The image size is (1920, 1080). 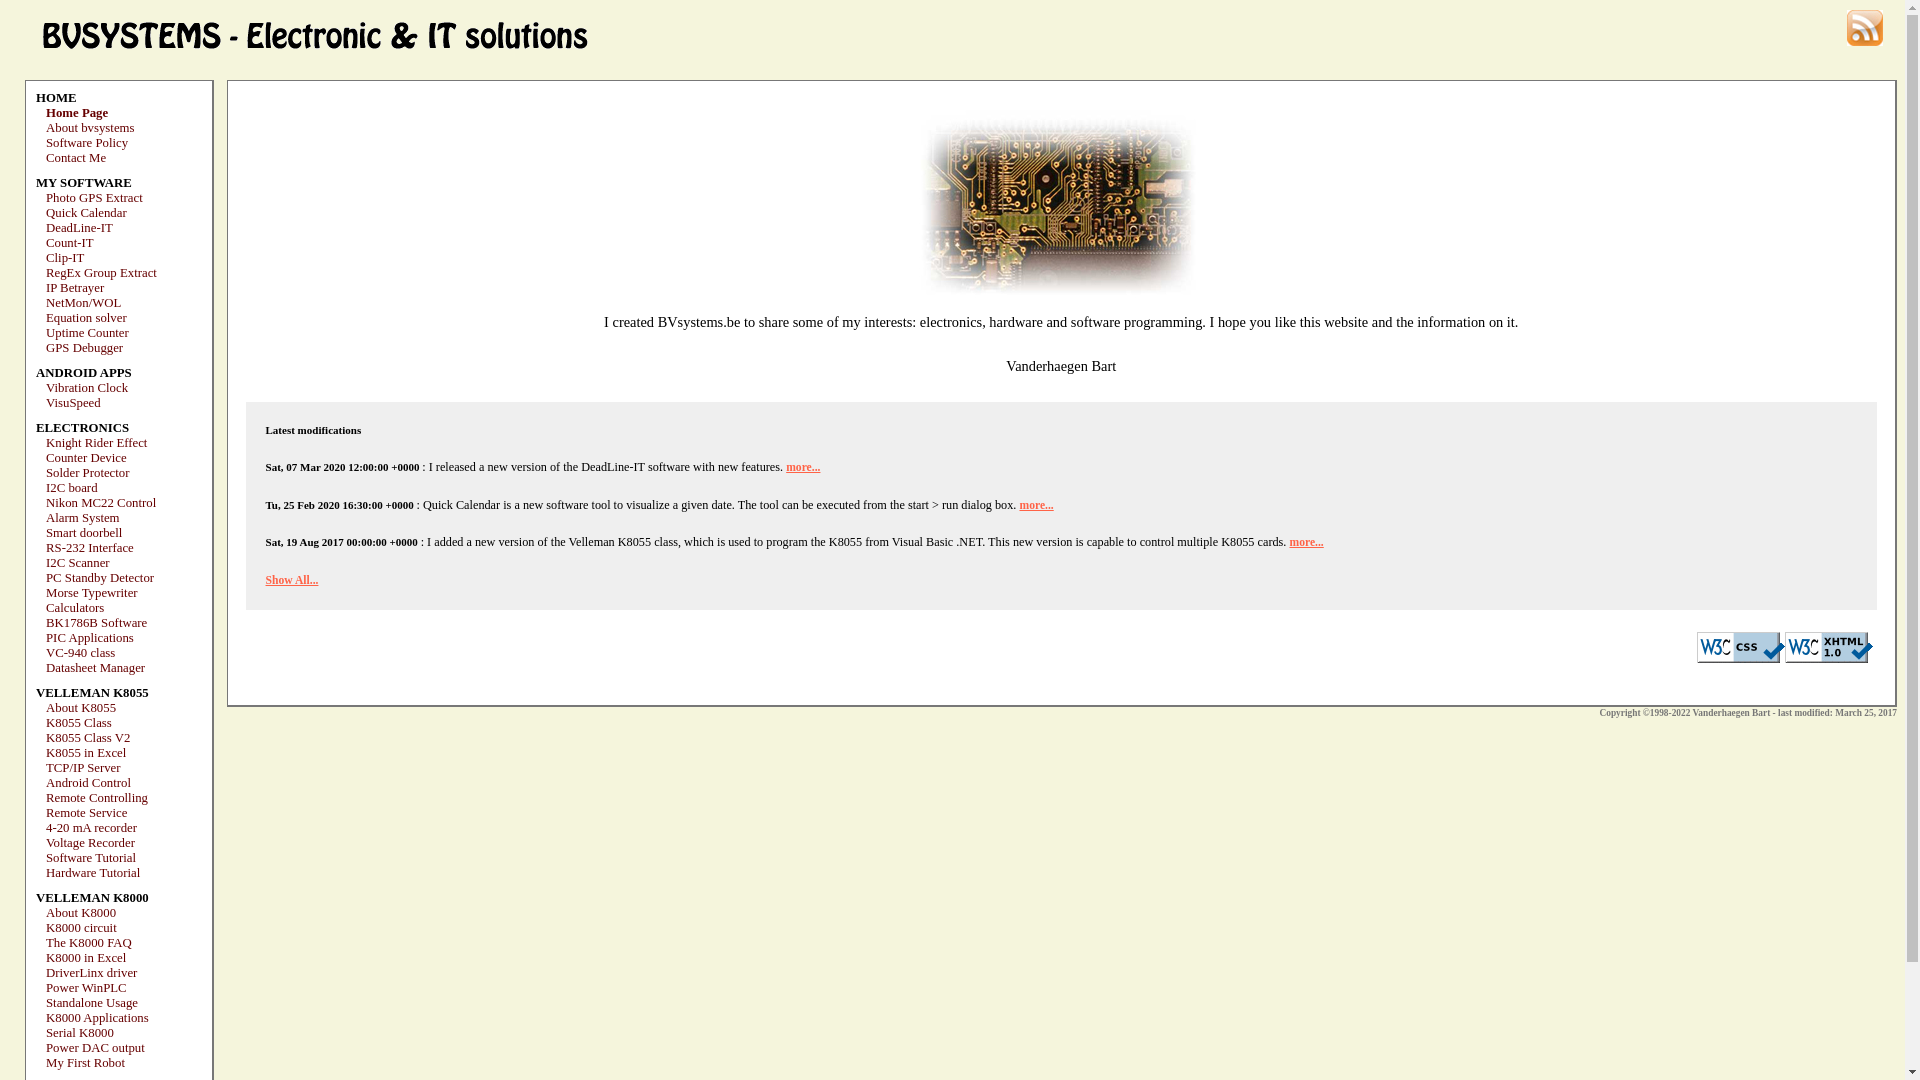 I want to click on 'DriverLinx driver', so click(x=90, y=971).